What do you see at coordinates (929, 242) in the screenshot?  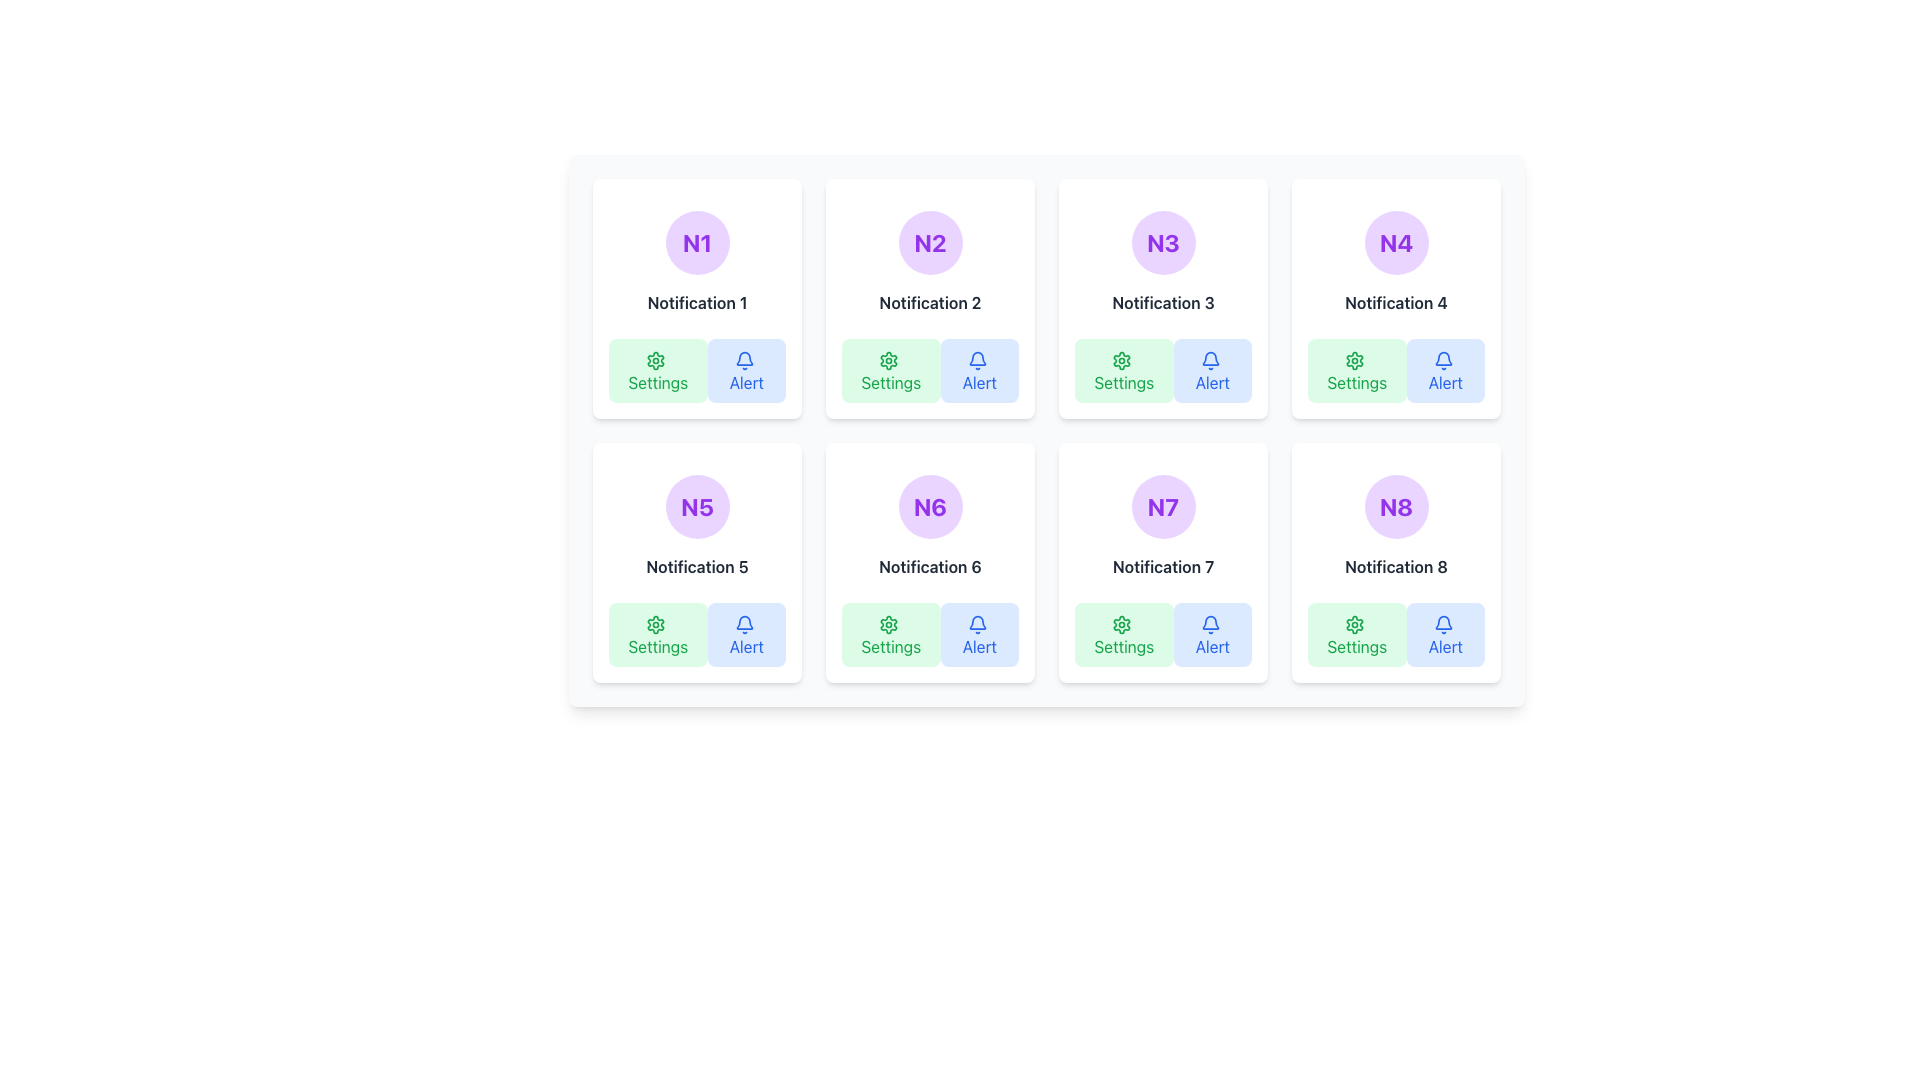 I see `the Badge representing the item 'N2', which is located at the second position in the top row of the grid layout, between the badges 'N1' and 'N3'` at bounding box center [929, 242].